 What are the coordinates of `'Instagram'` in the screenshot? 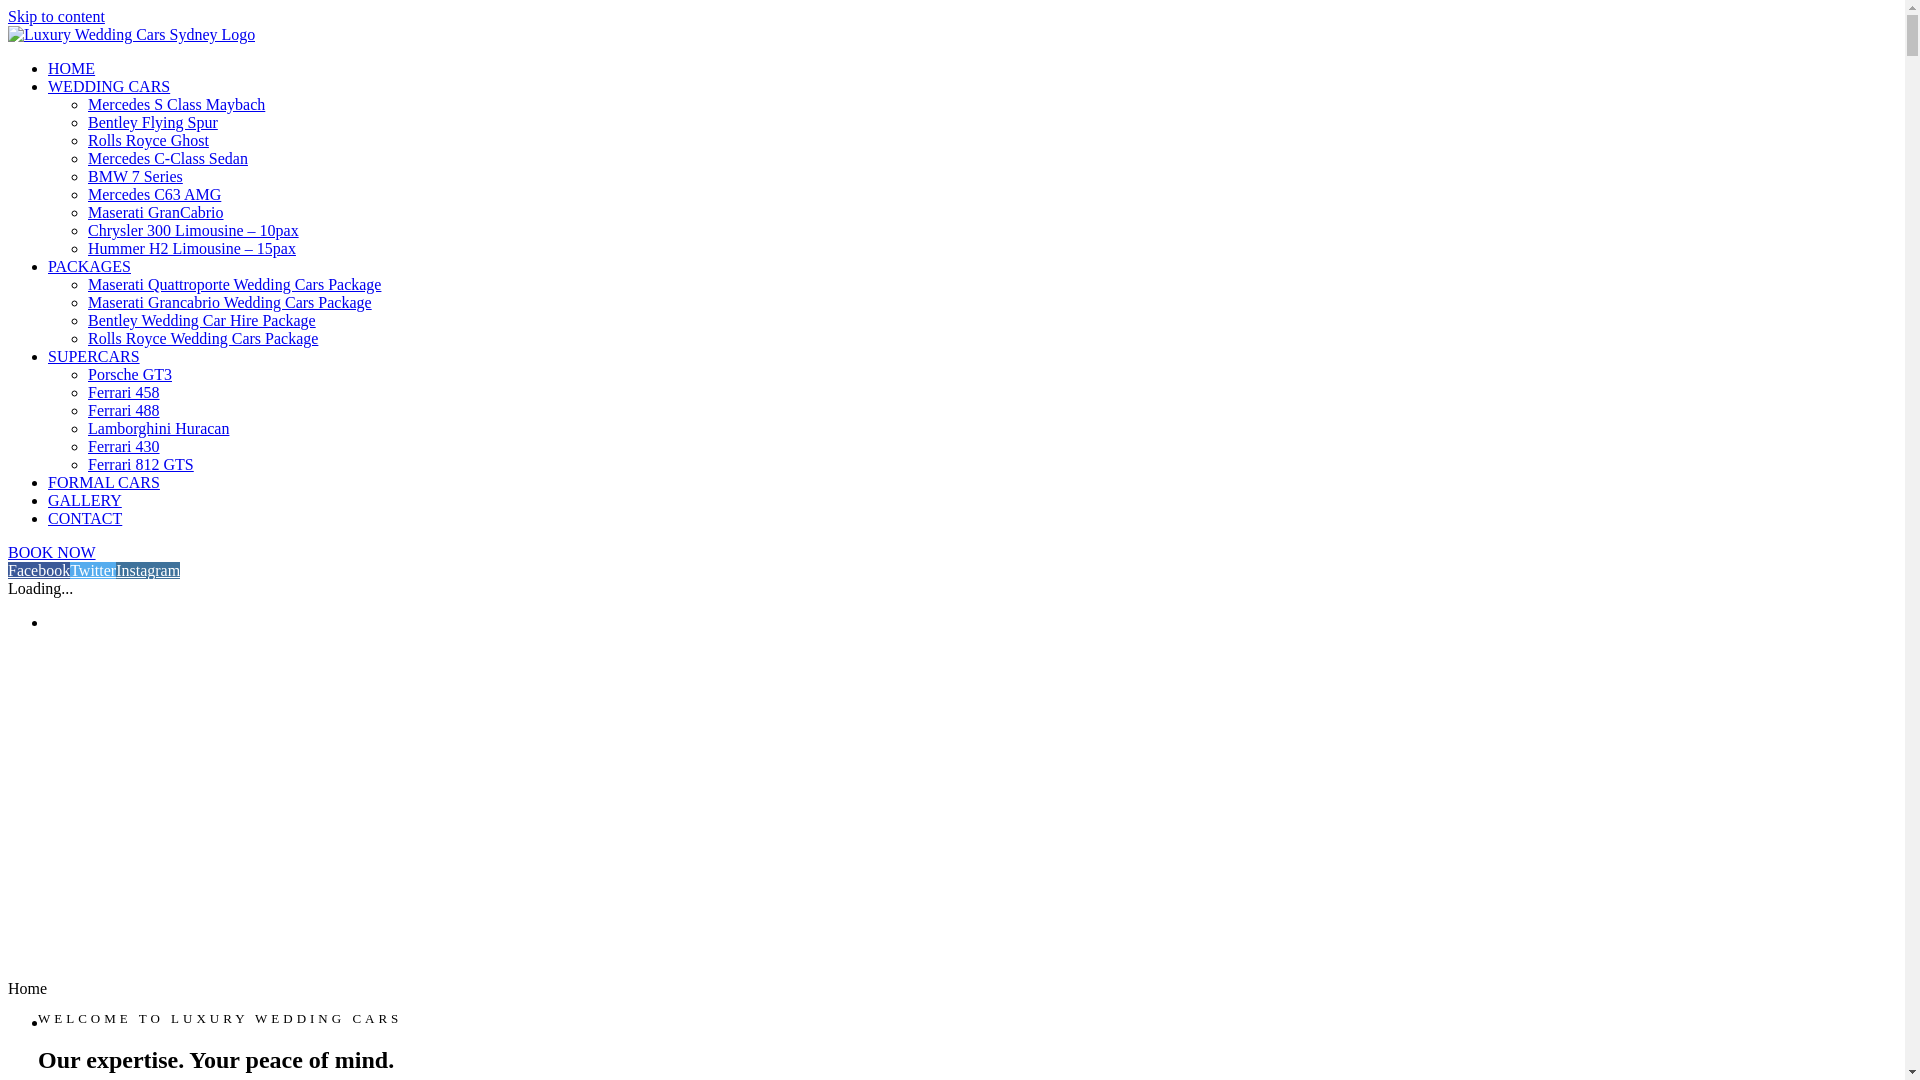 It's located at (147, 570).